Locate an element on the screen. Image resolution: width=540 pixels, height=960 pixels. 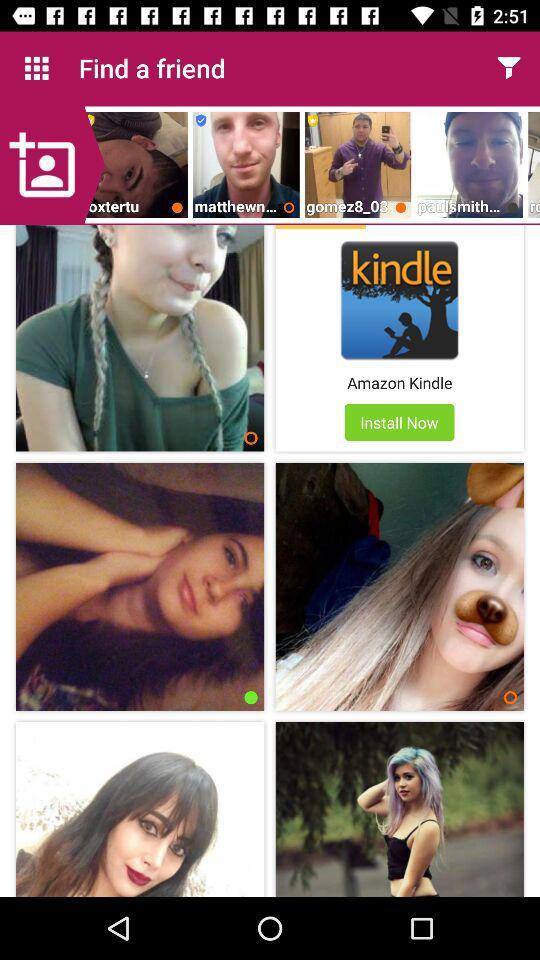
the second image circle button which is on right side of  the second vertical is located at coordinates (510, 697).